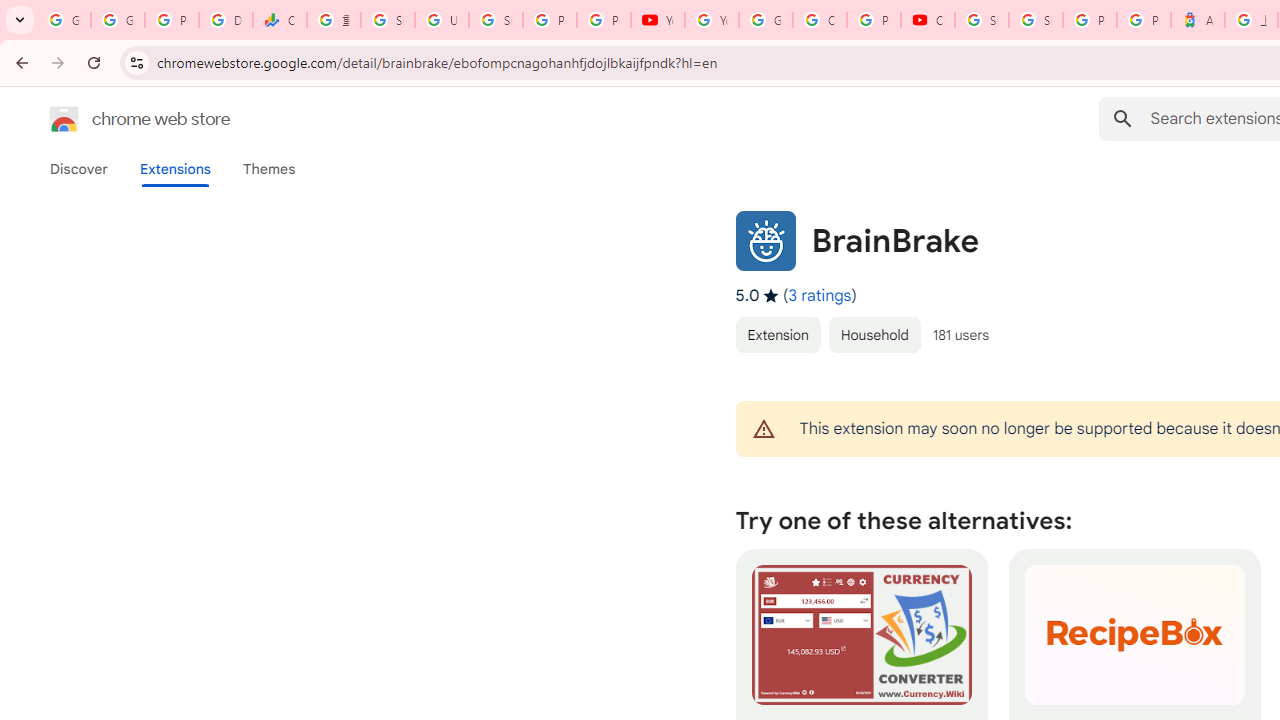 The width and height of the screenshot is (1280, 720). I want to click on 'Currencies - Google Finance', so click(279, 20).